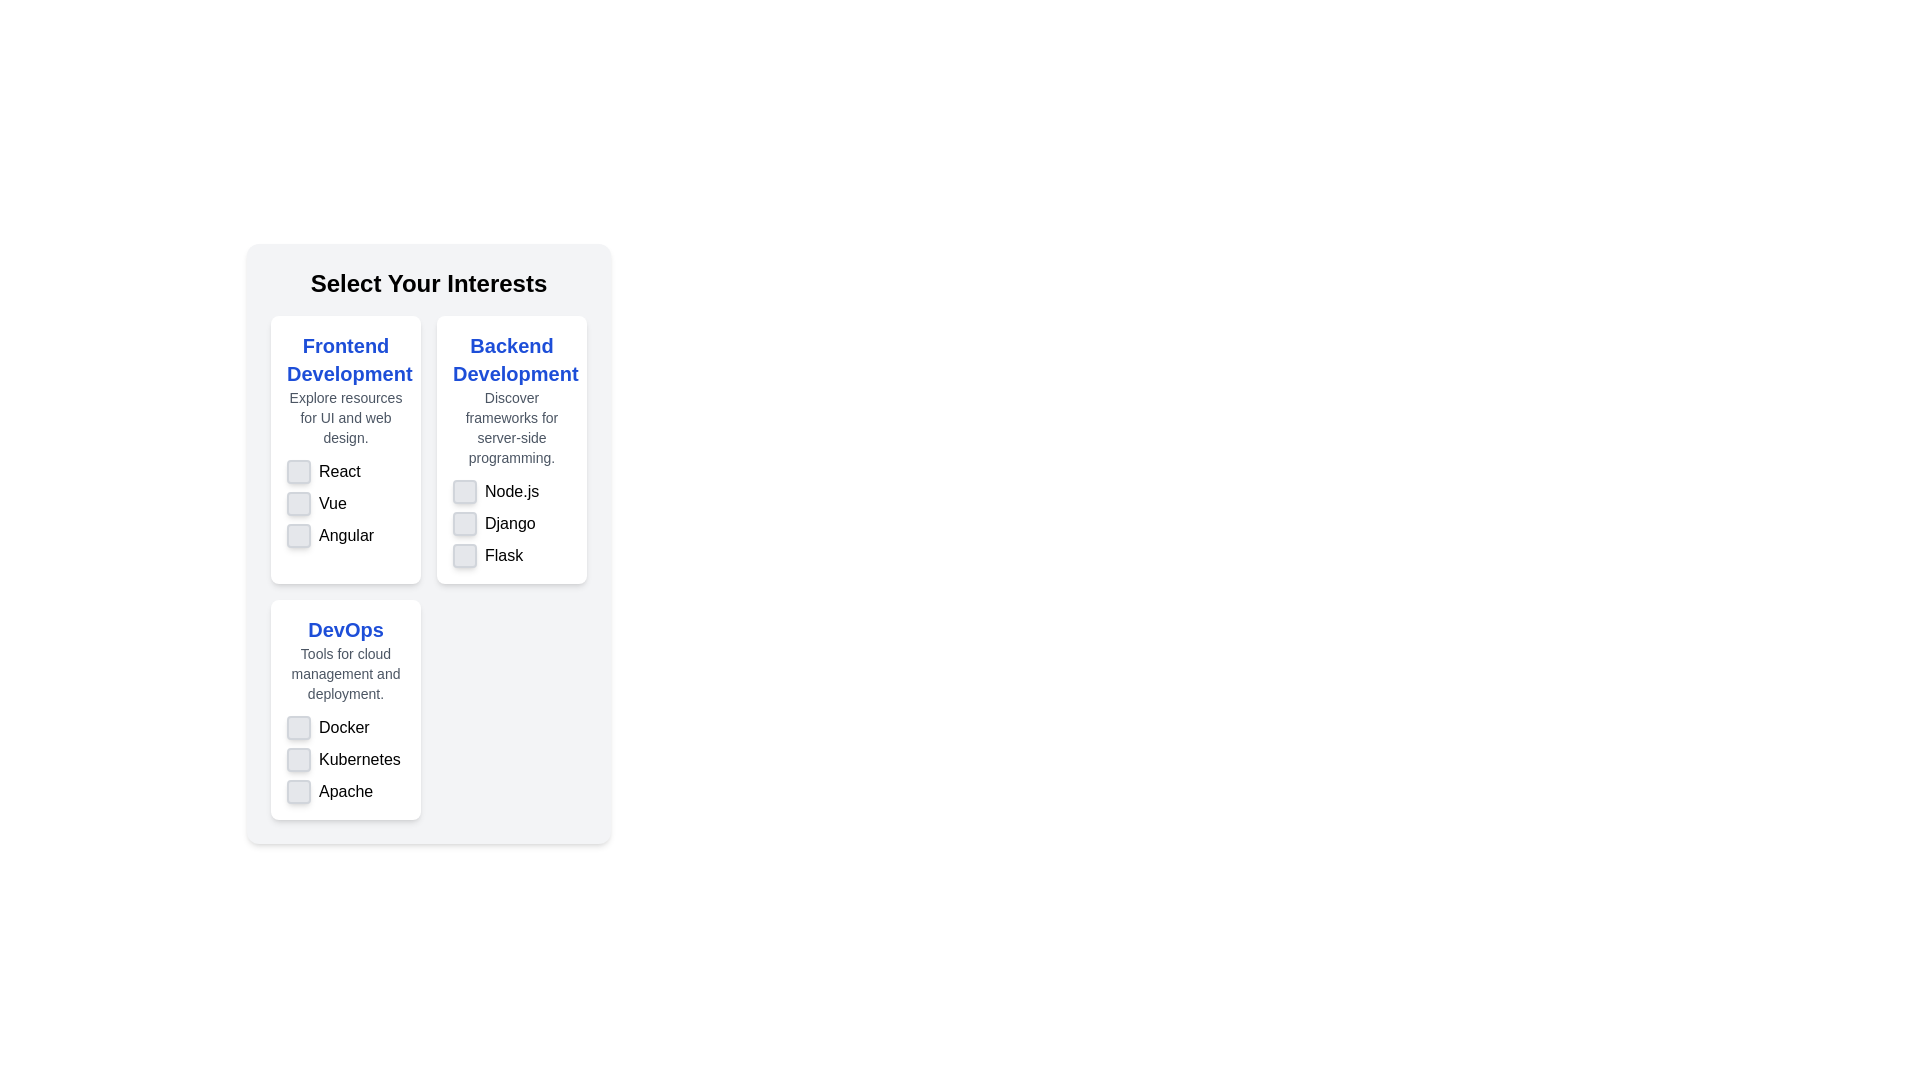 Image resolution: width=1920 pixels, height=1080 pixels. Describe the element at coordinates (345, 728) in the screenshot. I see `the text label that reads 'Docker', which is the first entry in the 'DevOps' section and located next to the checkbox` at that location.